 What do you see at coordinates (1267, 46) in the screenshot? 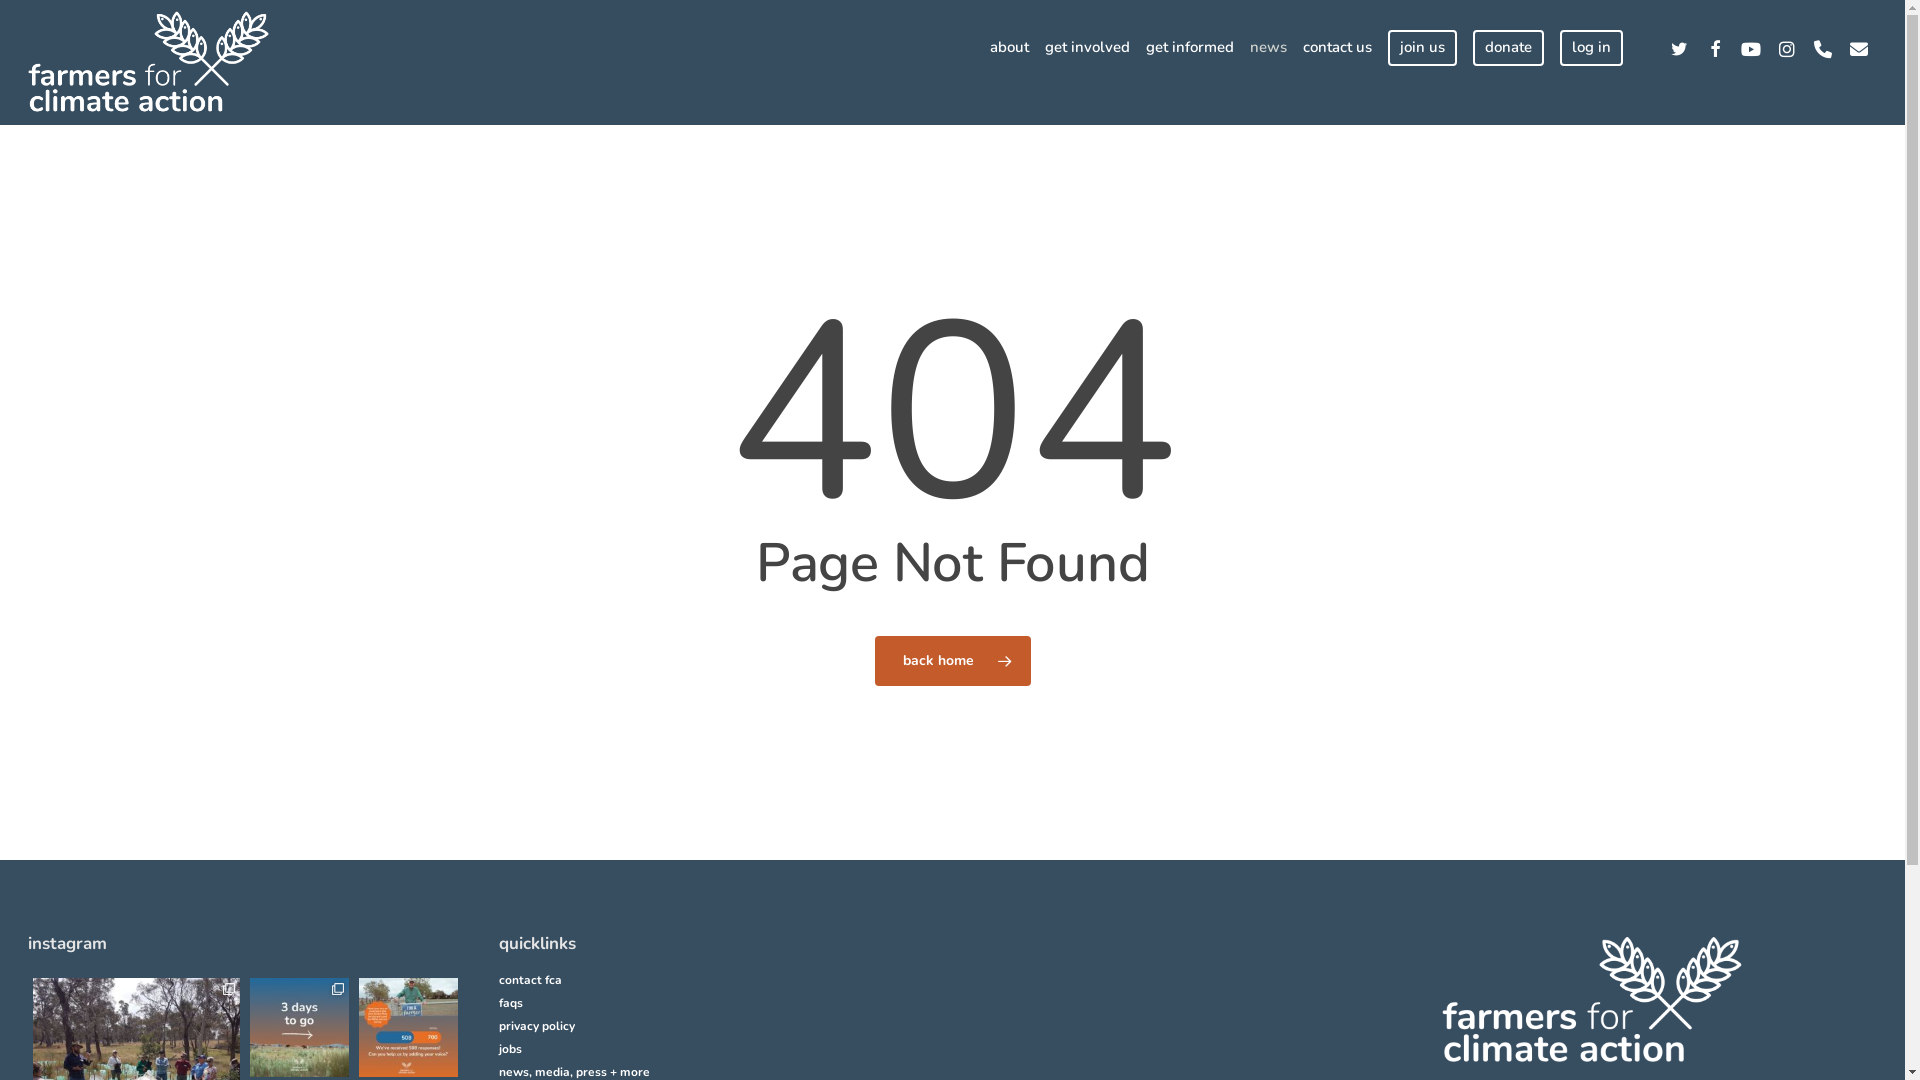
I see `'news'` at bounding box center [1267, 46].